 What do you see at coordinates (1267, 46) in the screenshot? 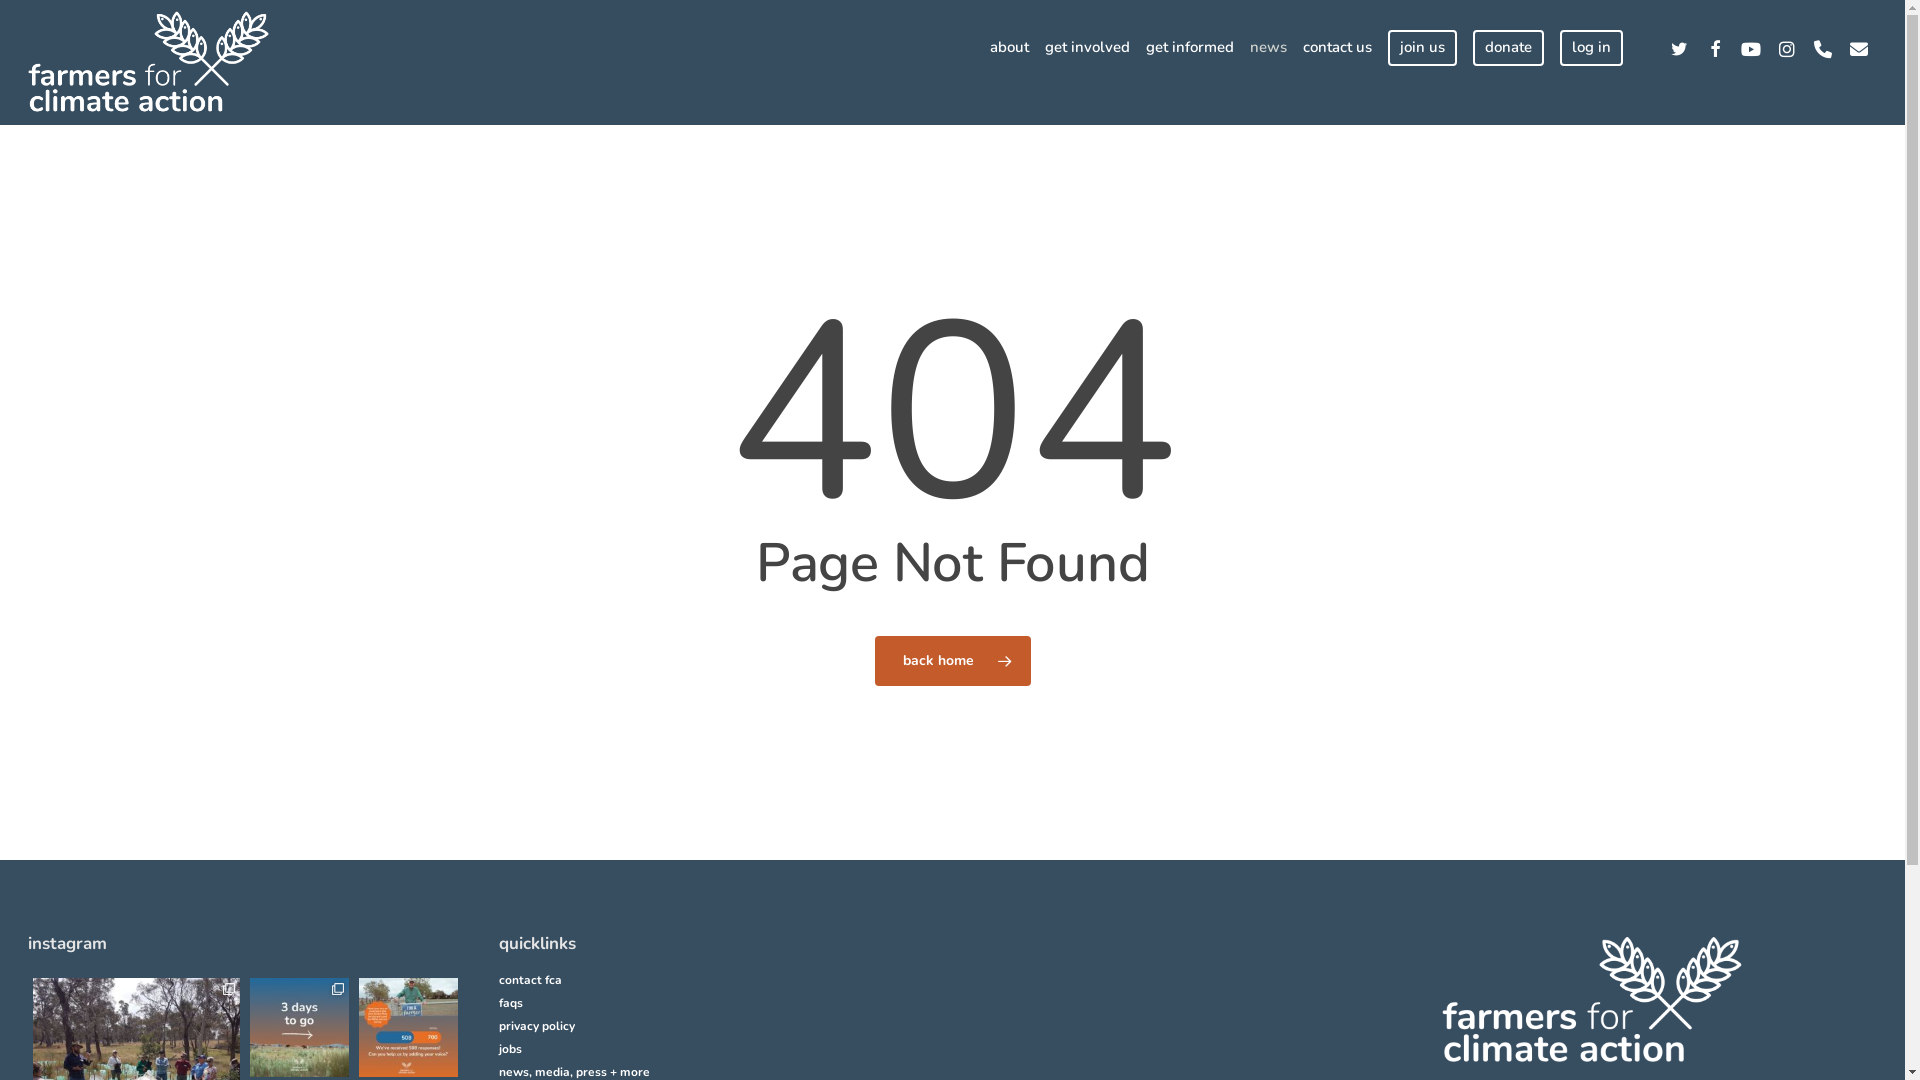
I see `'news'` at bounding box center [1267, 46].